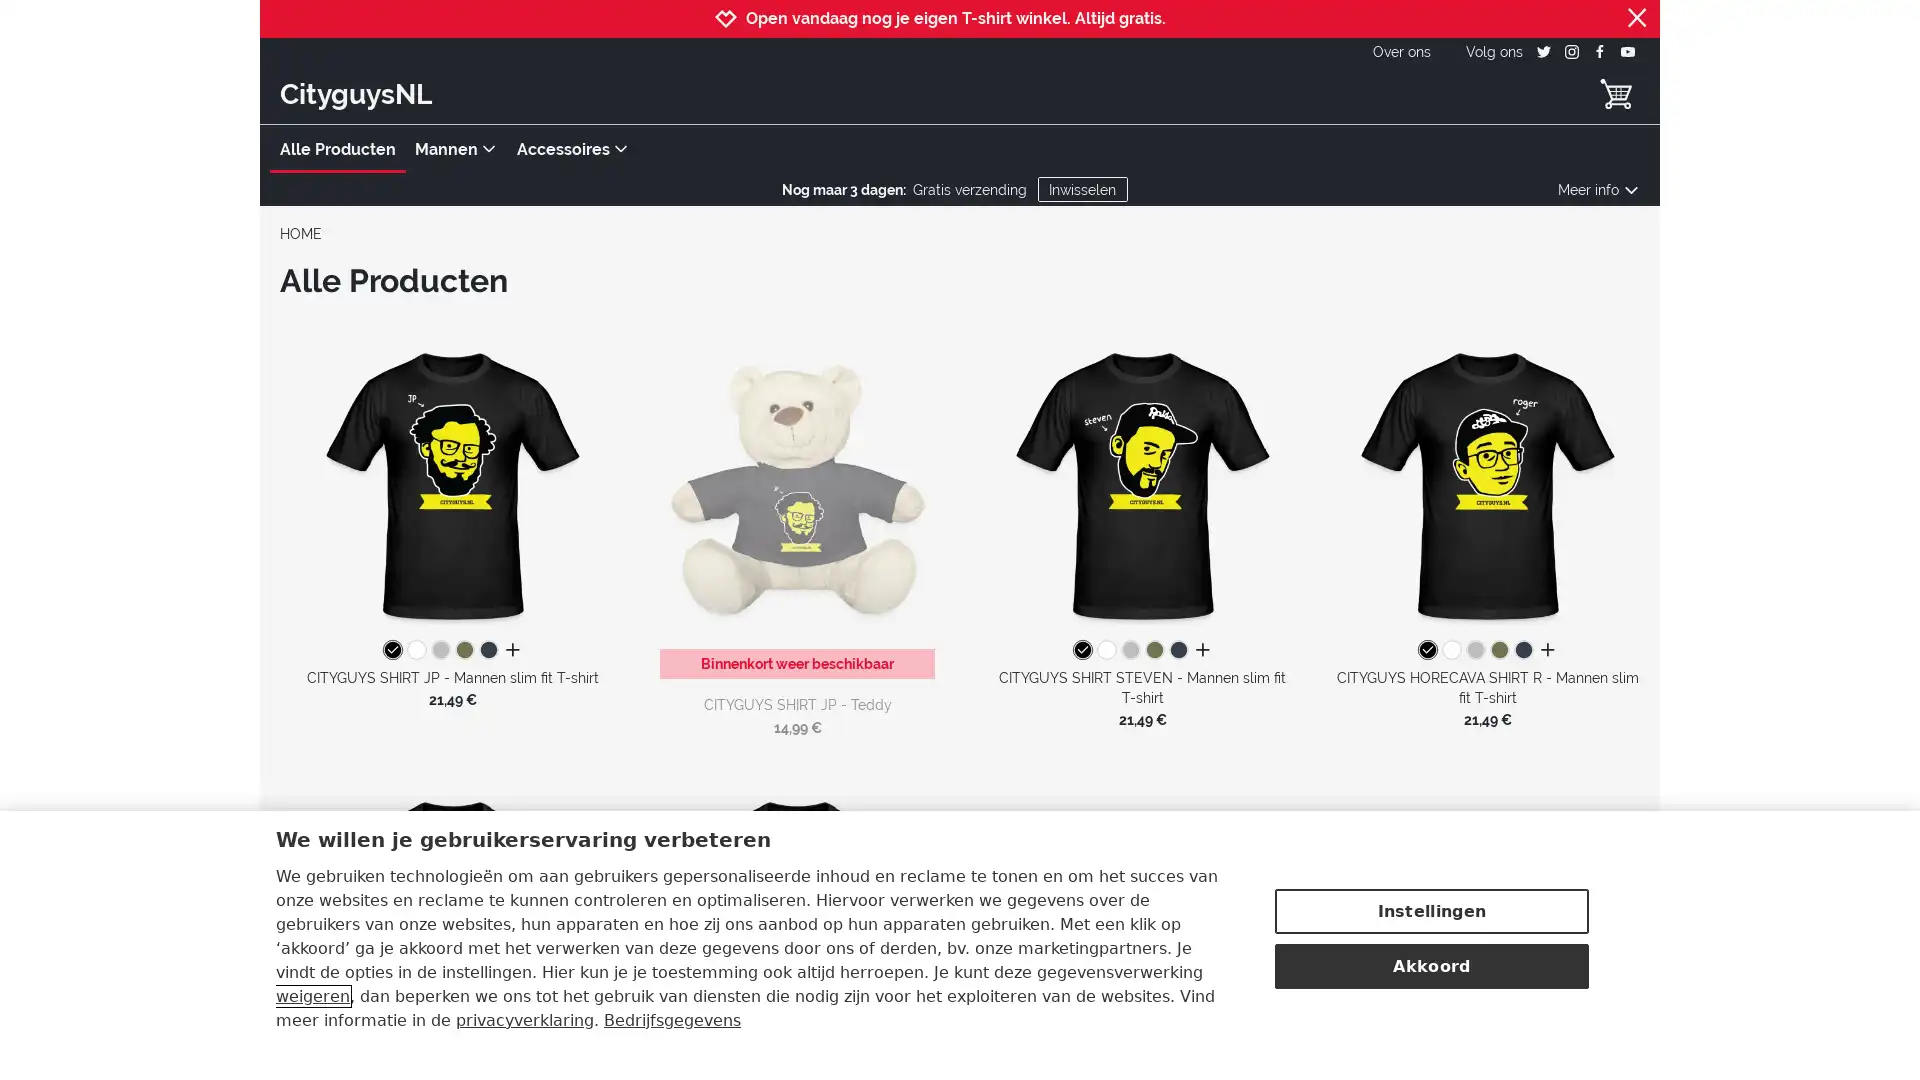 Image resolution: width=1920 pixels, height=1080 pixels. I want to click on CITYGUYS HORECAVA SHIRT R - Mannen slim fit T-shirt, so click(1487, 482).